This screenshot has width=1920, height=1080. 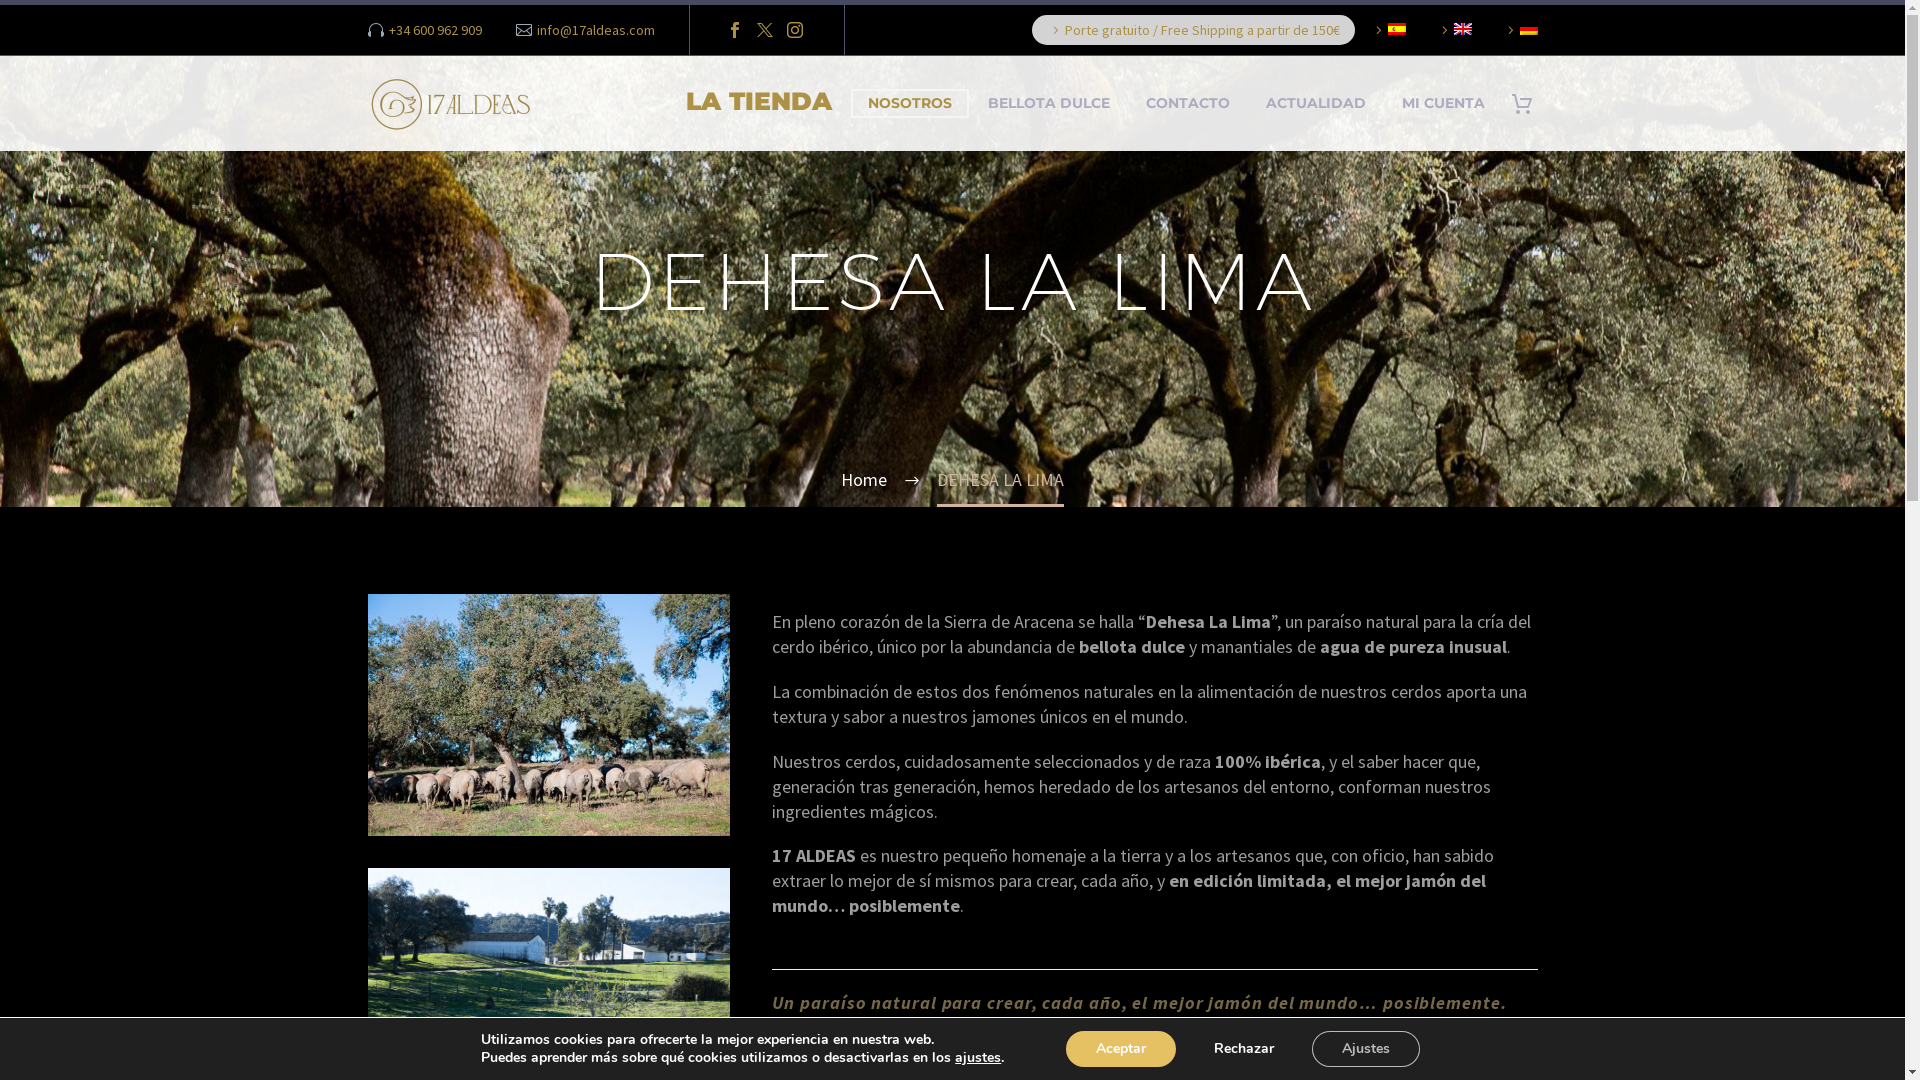 What do you see at coordinates (1315, 103) in the screenshot?
I see `'ACTUALIDAD'` at bounding box center [1315, 103].